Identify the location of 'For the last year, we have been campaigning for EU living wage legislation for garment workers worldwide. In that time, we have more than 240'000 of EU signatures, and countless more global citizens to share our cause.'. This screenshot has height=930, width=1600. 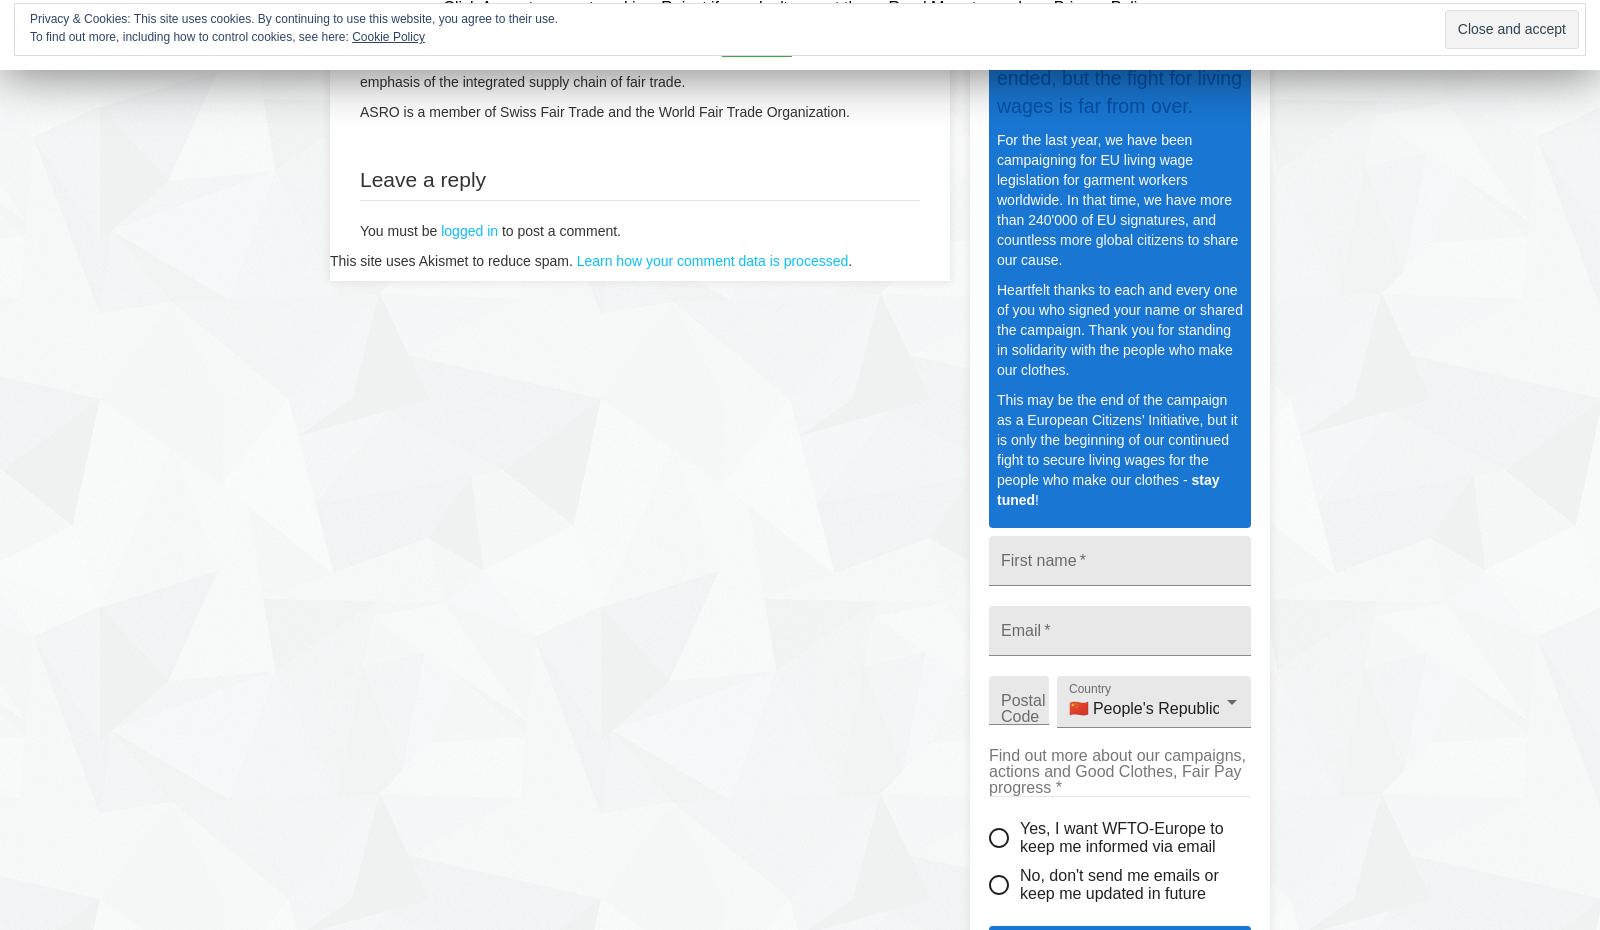
(995, 199).